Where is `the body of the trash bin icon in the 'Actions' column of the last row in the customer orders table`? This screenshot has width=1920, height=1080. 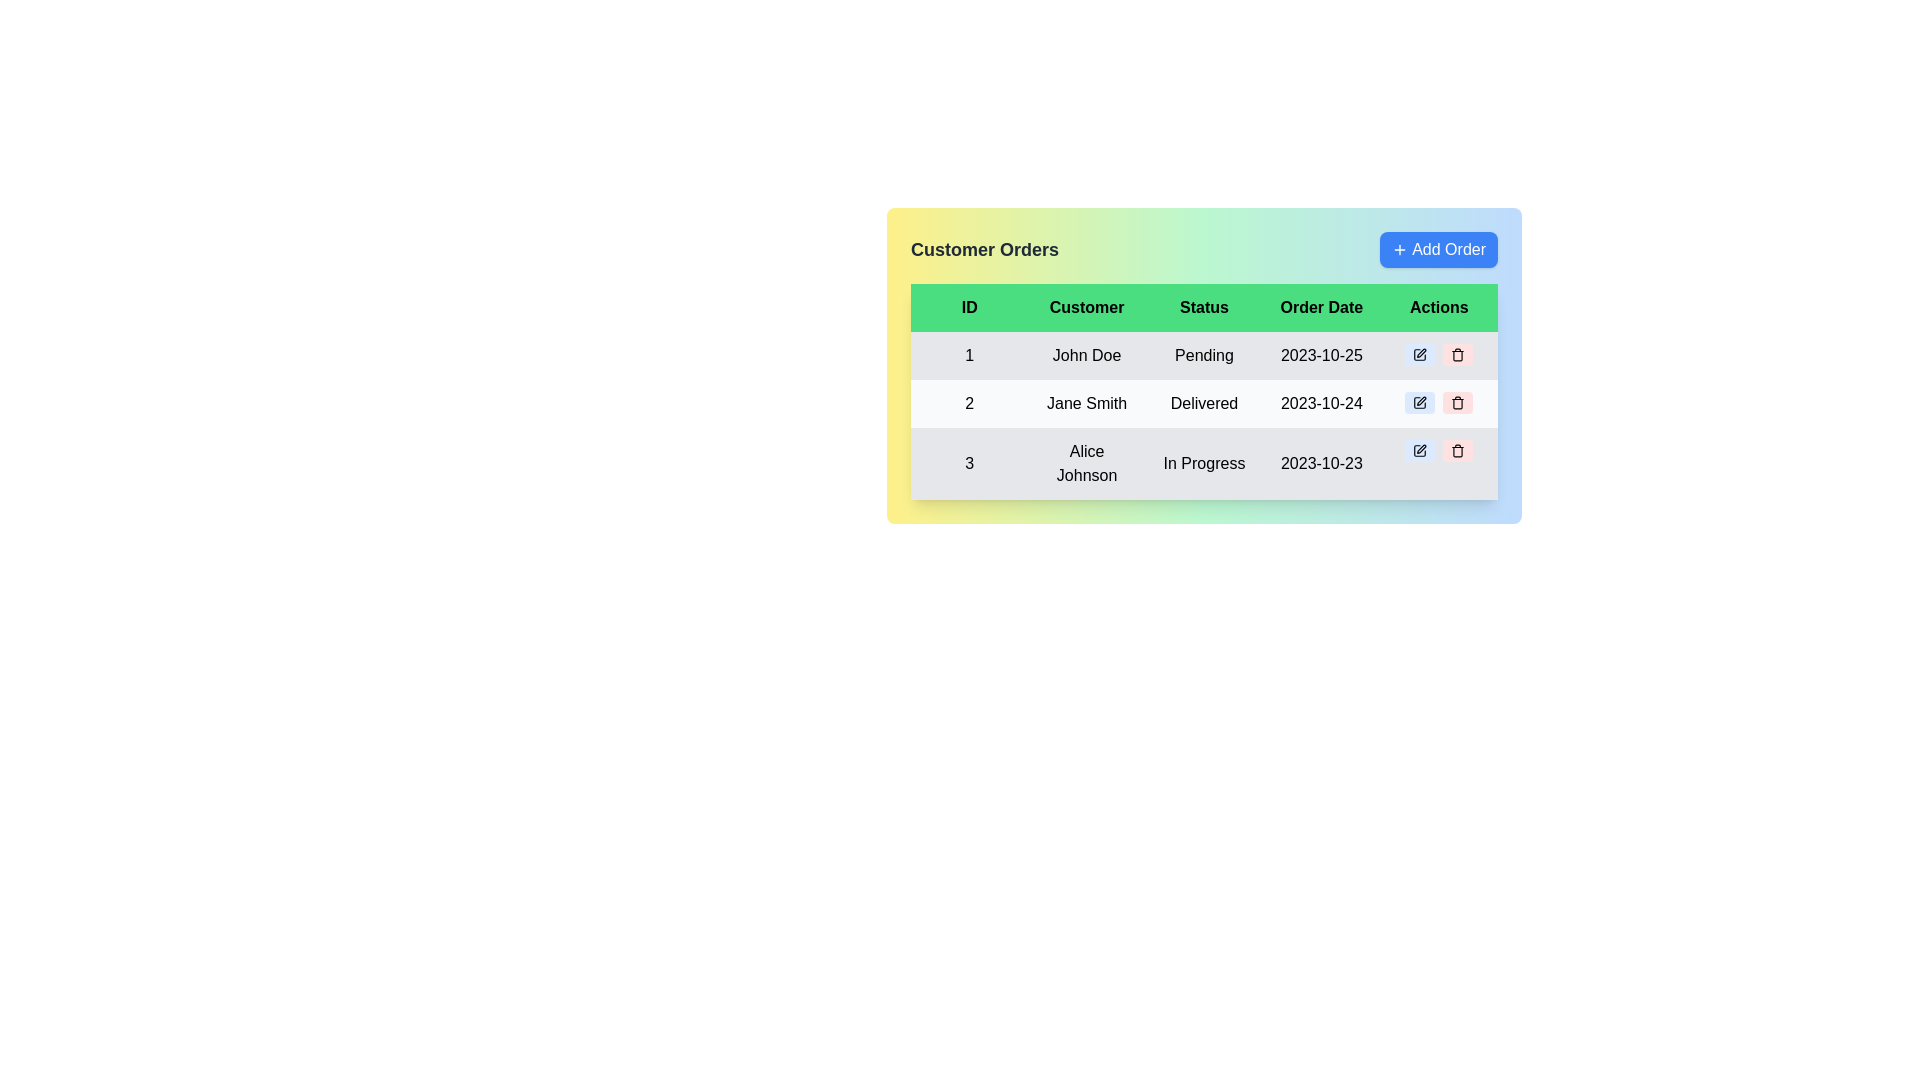
the body of the trash bin icon in the 'Actions' column of the last row in the customer orders table is located at coordinates (1458, 452).